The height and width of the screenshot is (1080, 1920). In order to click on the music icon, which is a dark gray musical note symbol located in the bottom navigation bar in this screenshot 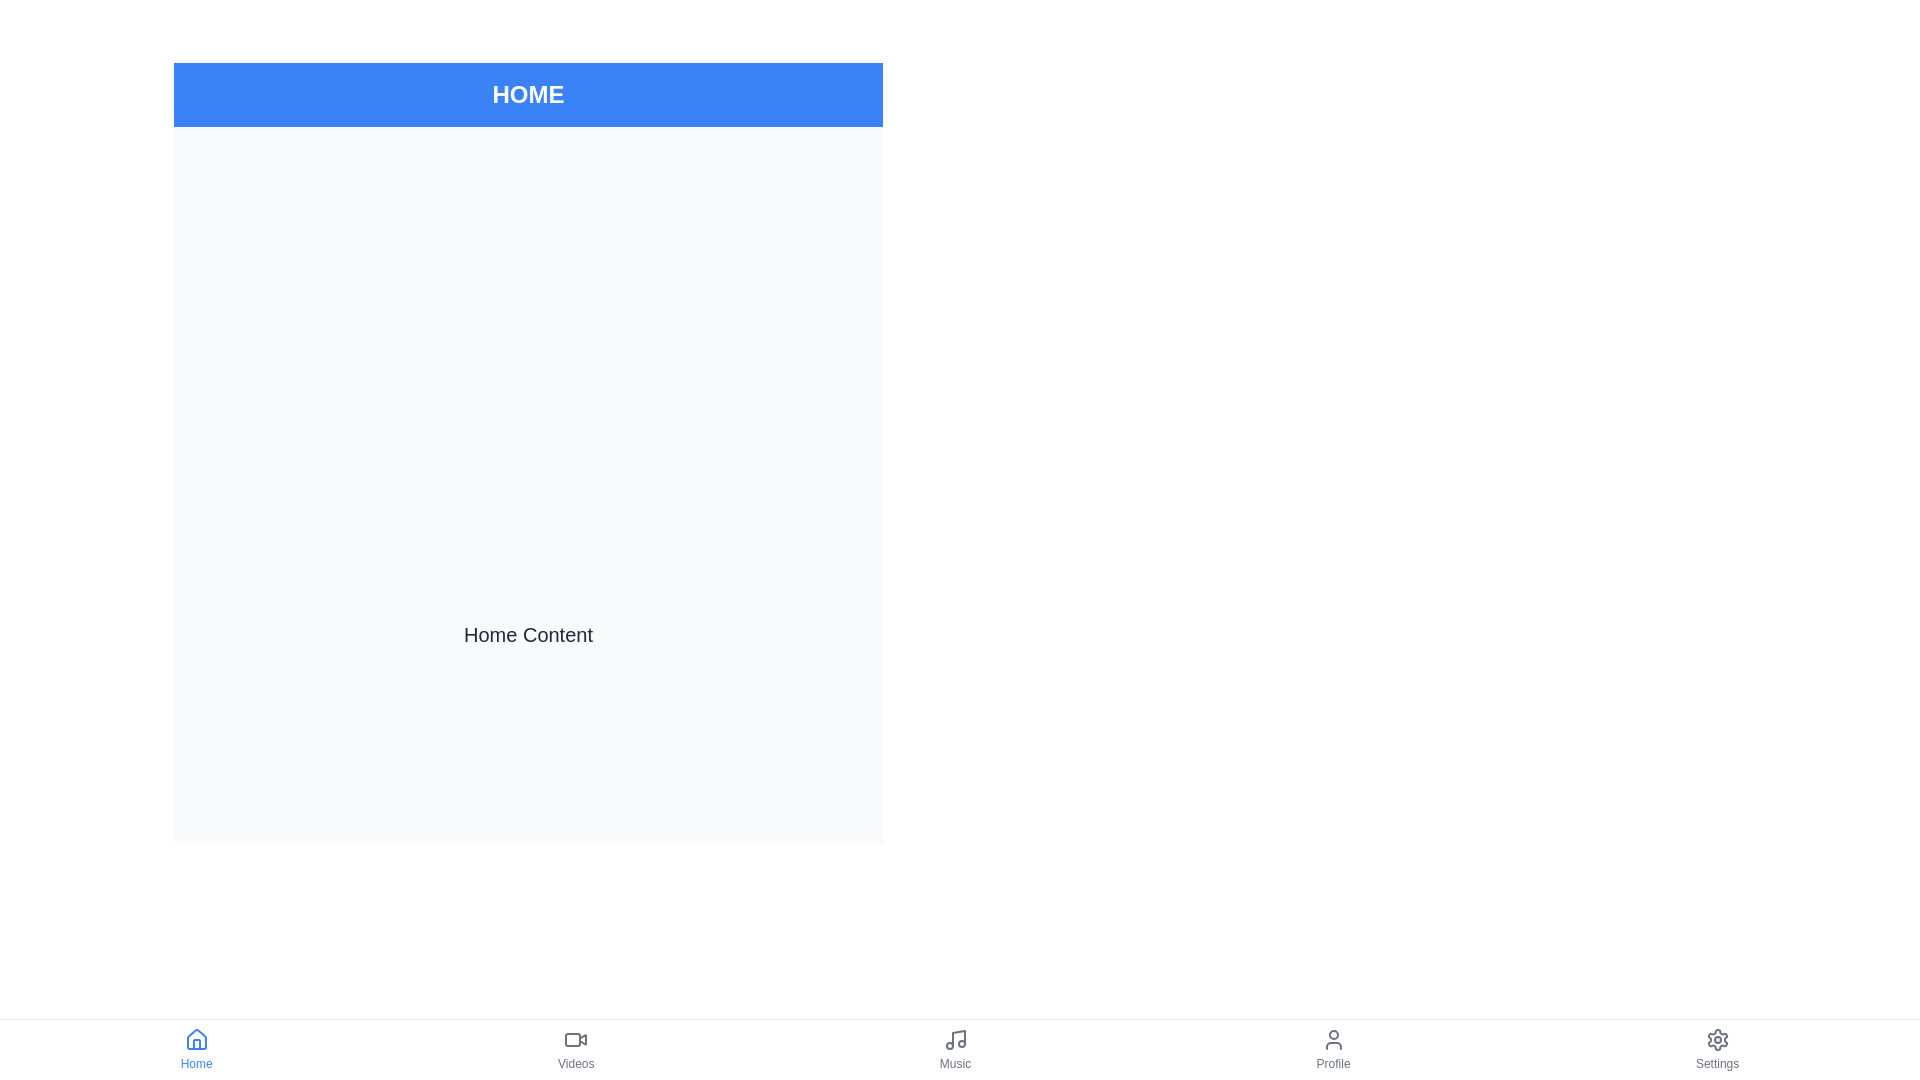, I will do `click(954, 1039)`.